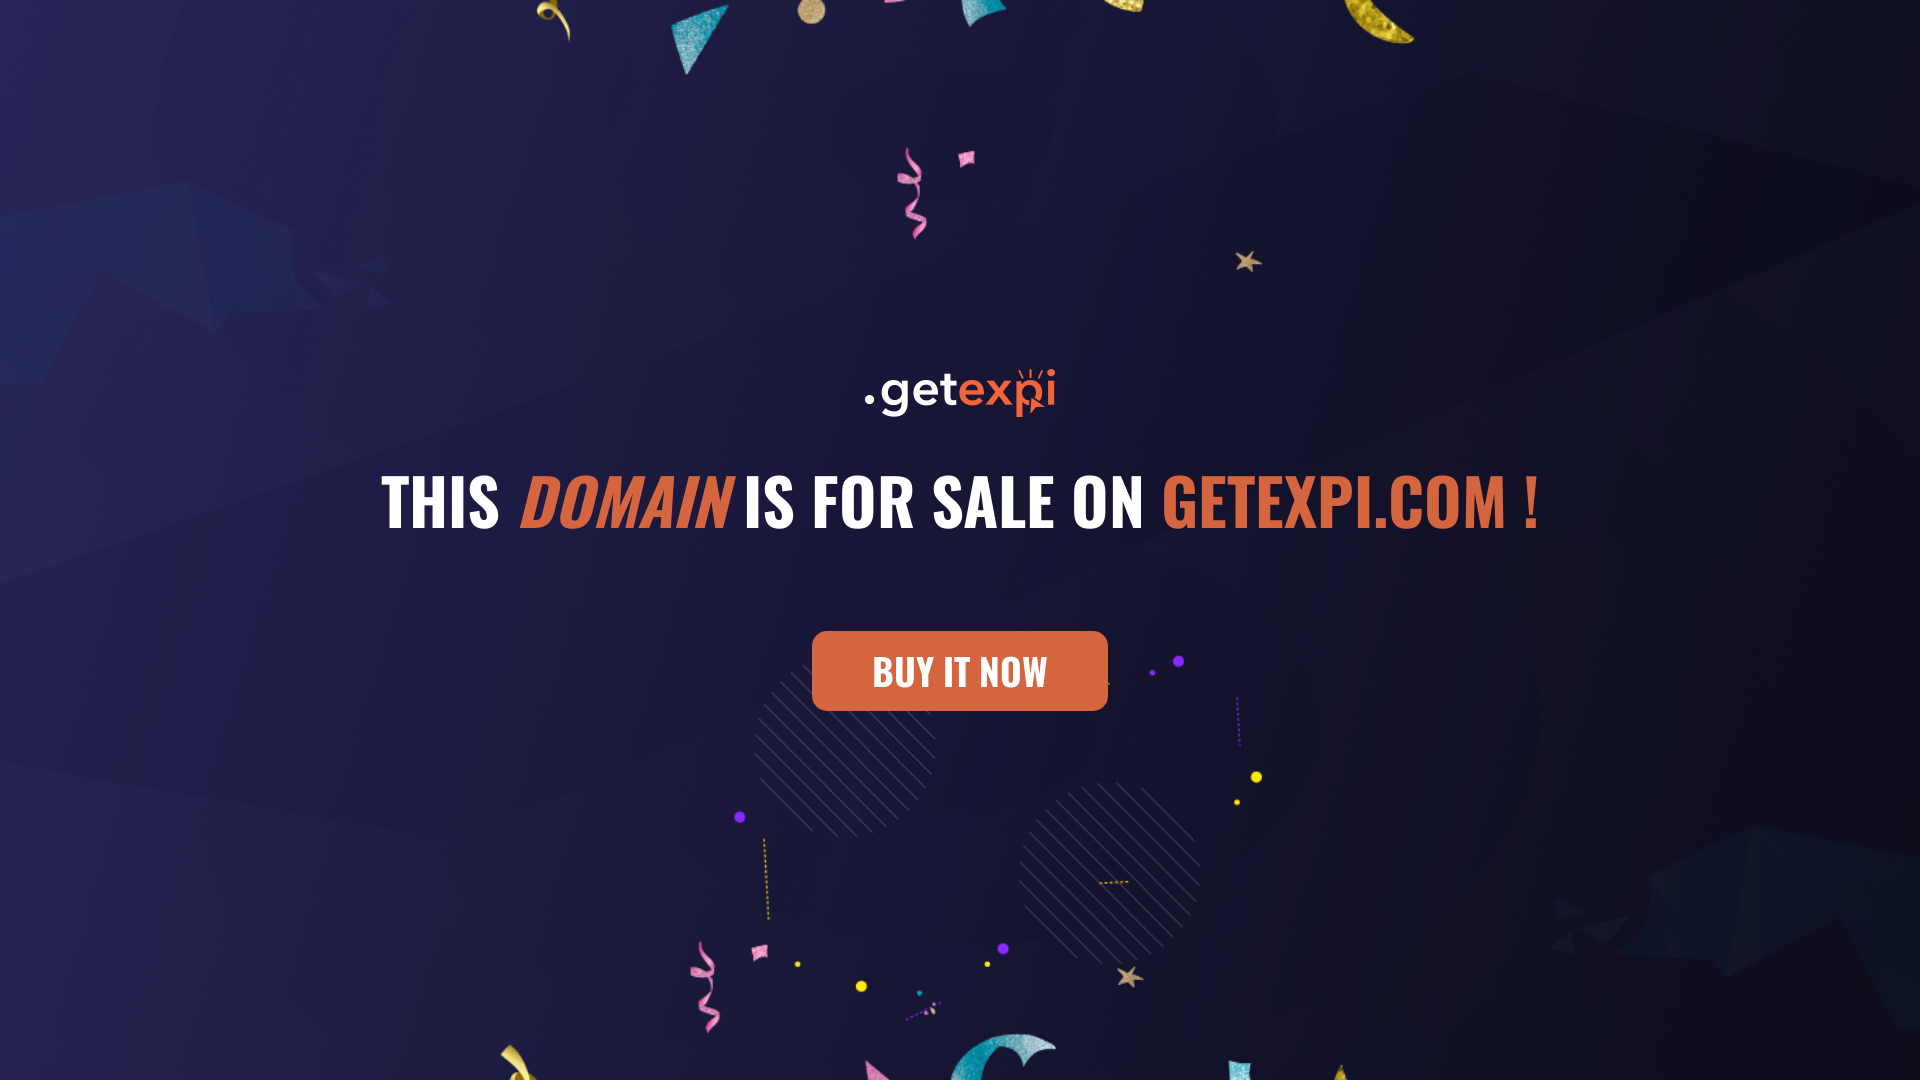  Describe the element at coordinates (960, 671) in the screenshot. I see `'BUY IT NOW'` at that location.